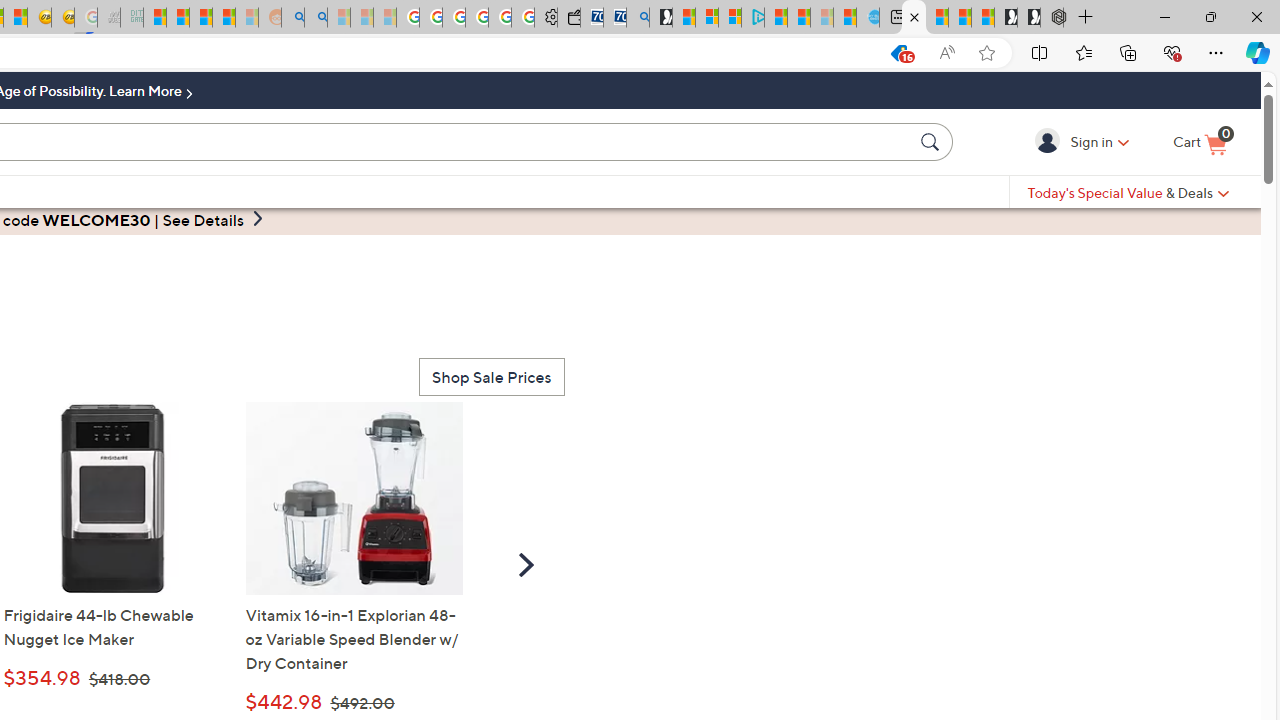 This screenshot has height=720, width=1280. I want to click on 'Sign in', so click(1049, 140).